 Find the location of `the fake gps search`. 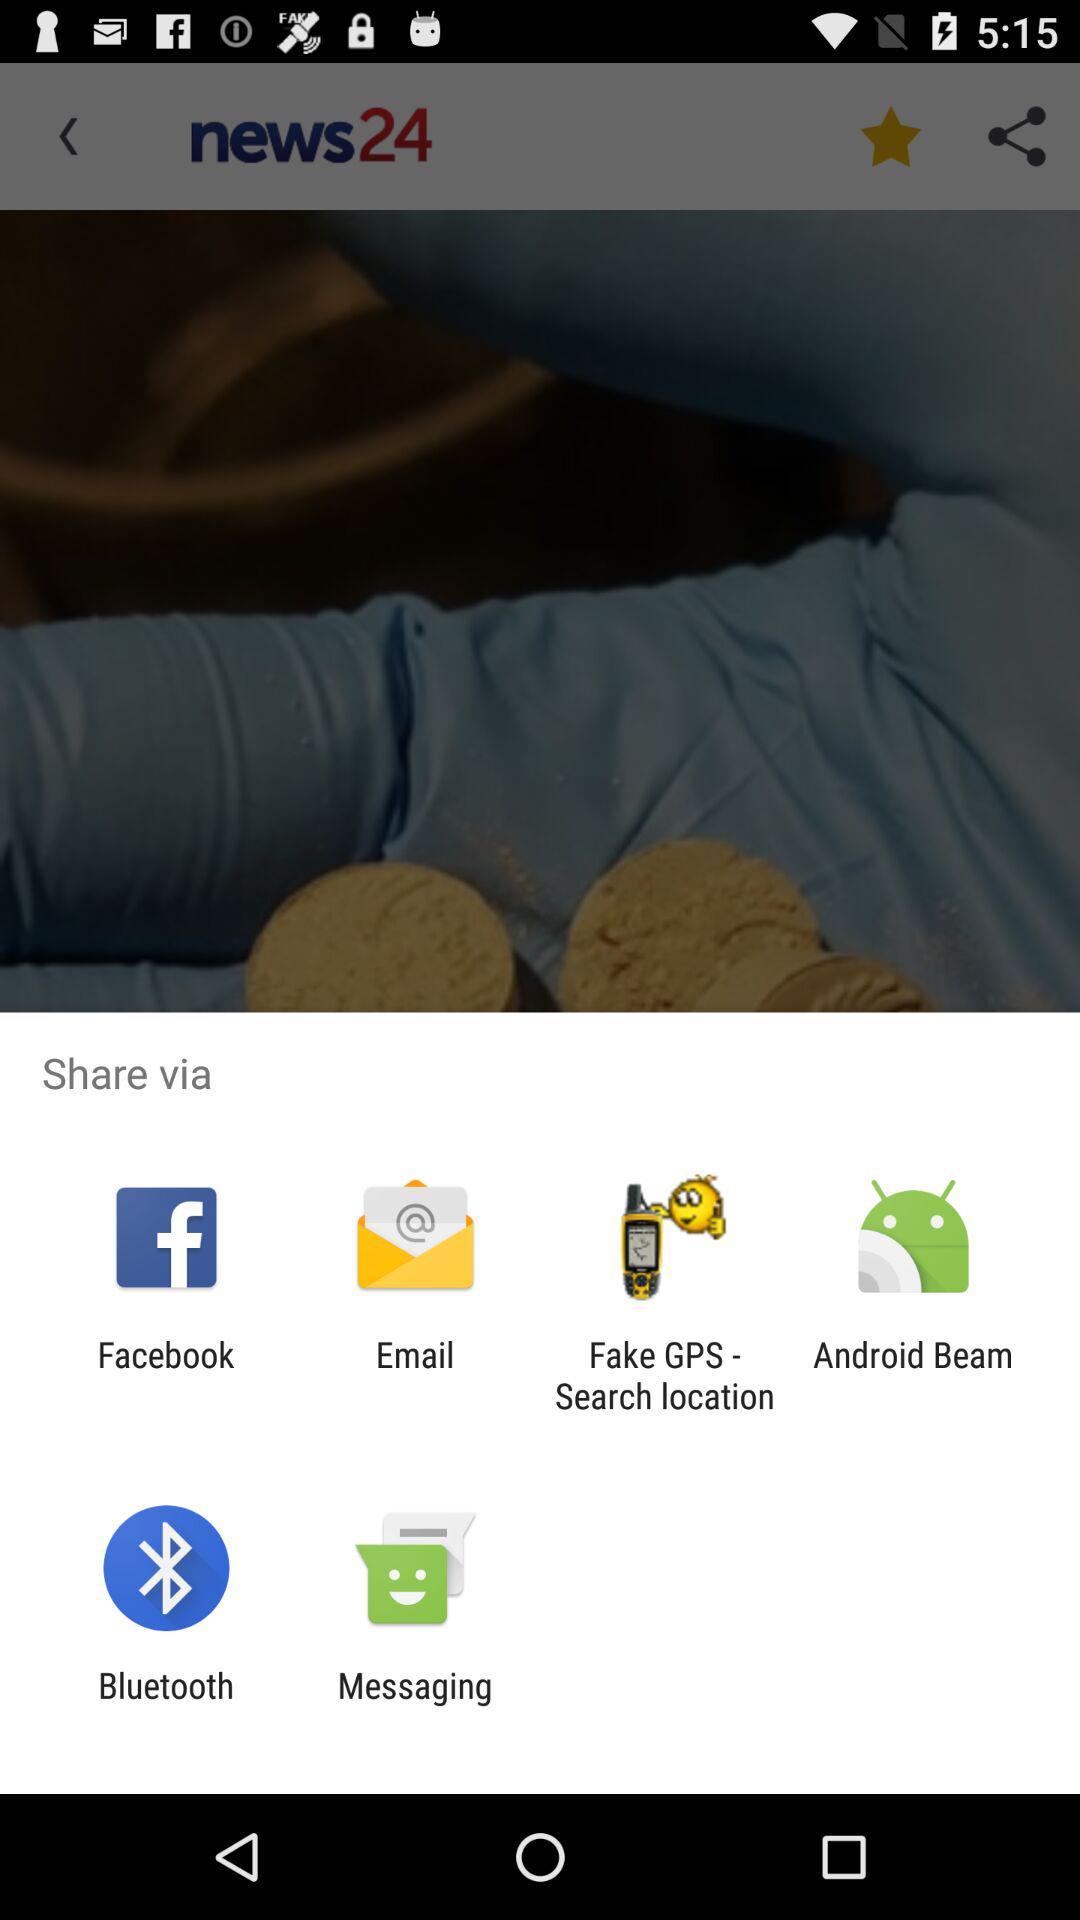

the fake gps search is located at coordinates (664, 1374).